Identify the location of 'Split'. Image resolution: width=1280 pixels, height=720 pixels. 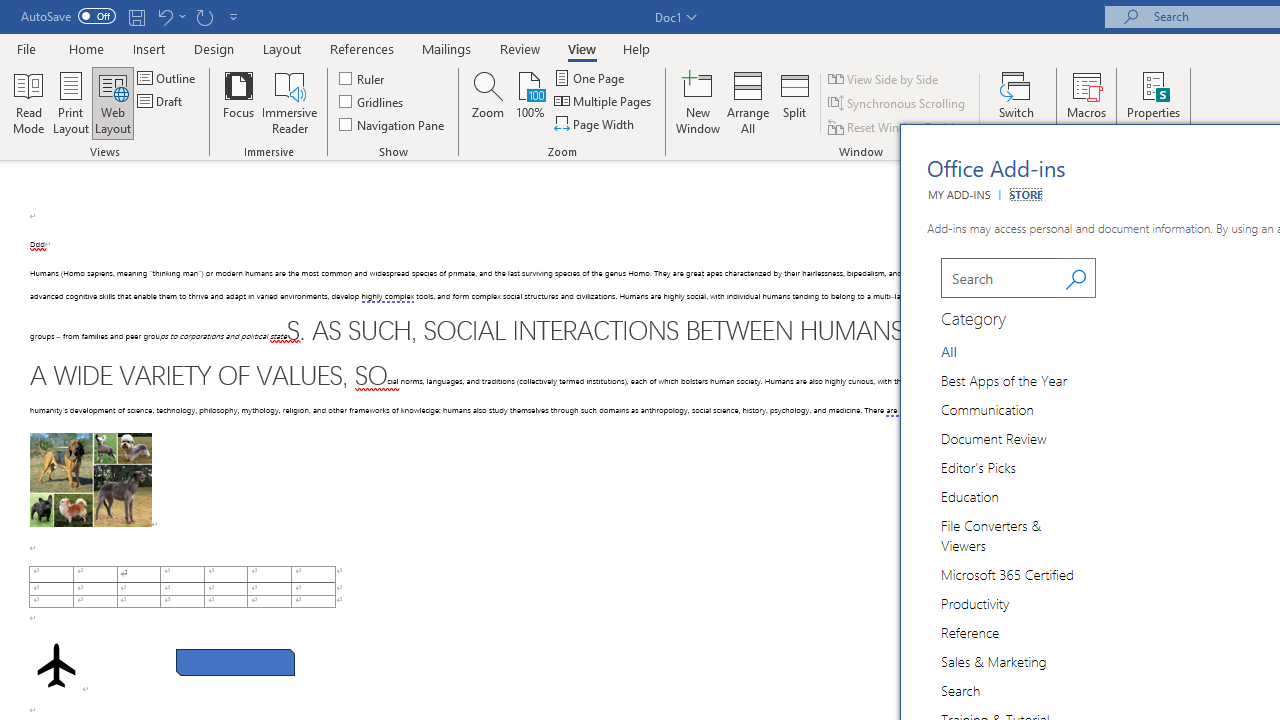
(794, 103).